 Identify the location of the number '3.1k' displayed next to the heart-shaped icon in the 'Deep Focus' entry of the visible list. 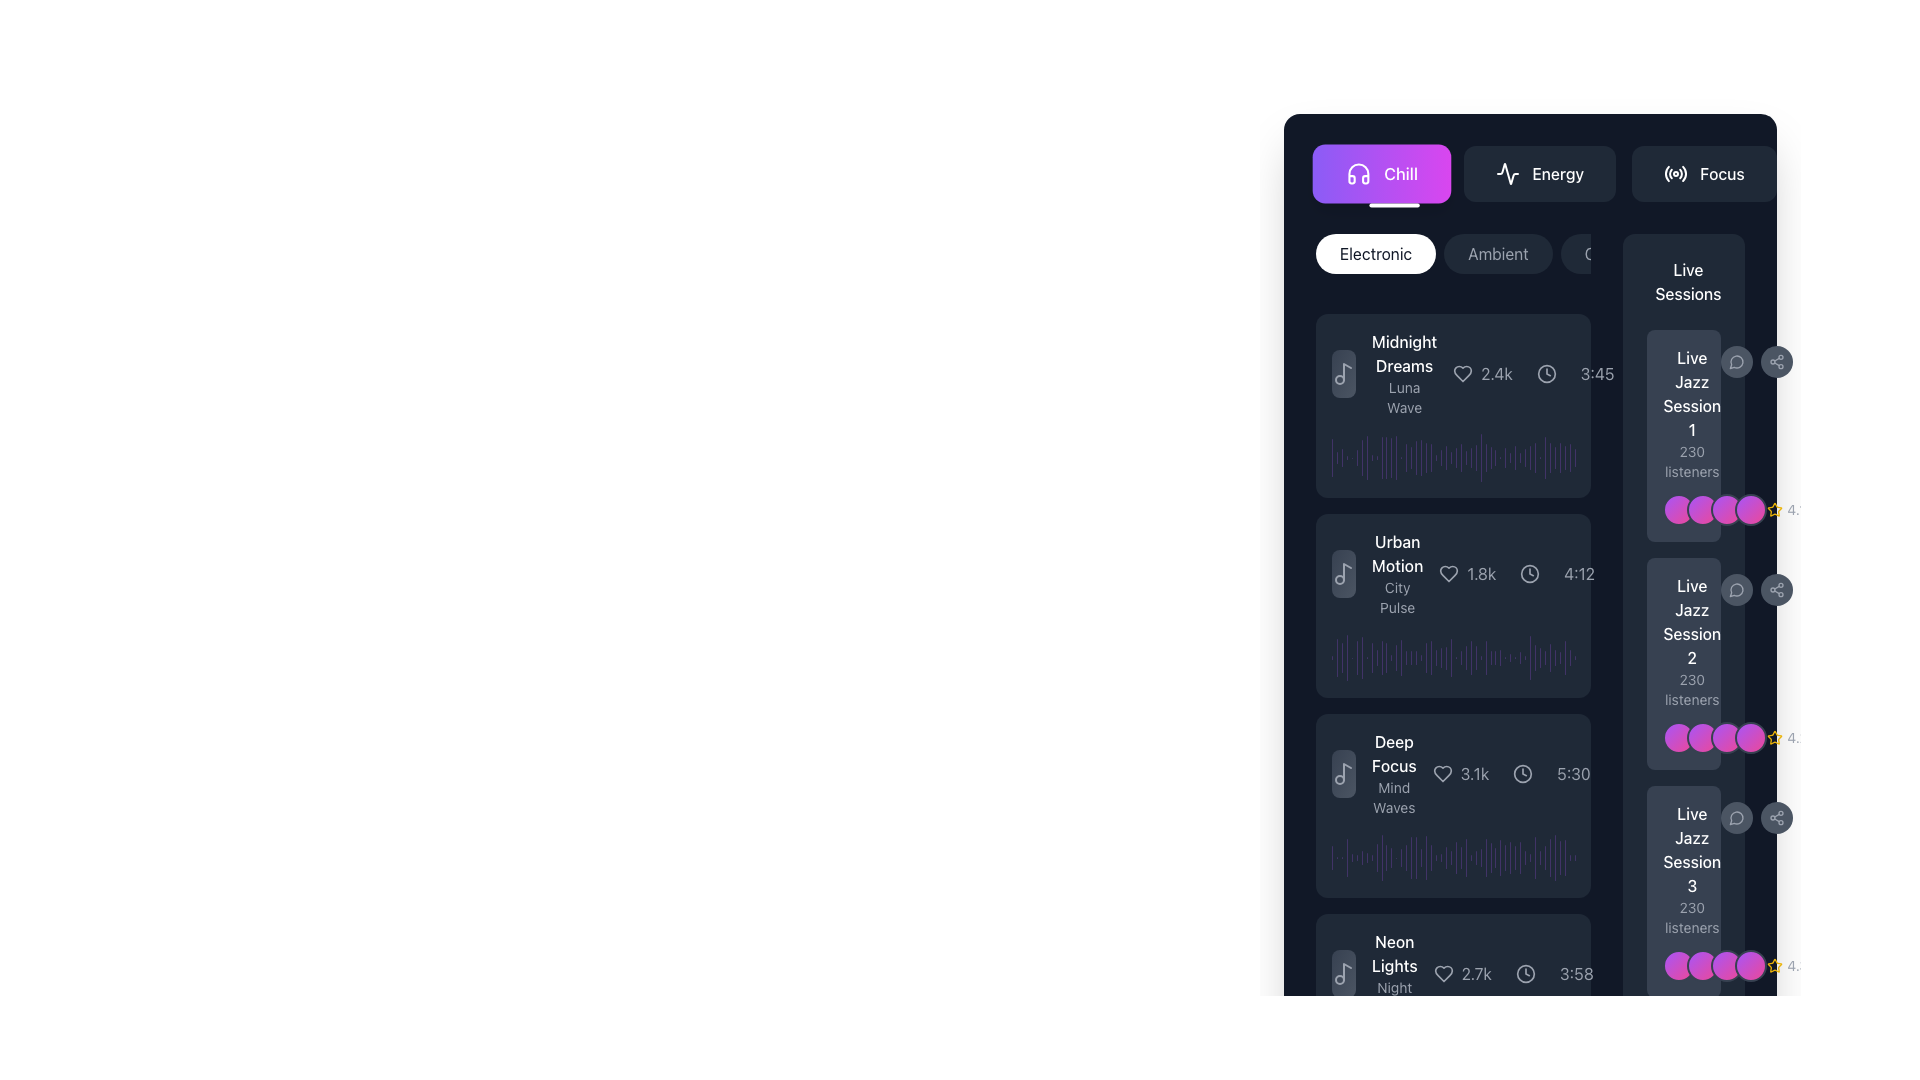
(1460, 773).